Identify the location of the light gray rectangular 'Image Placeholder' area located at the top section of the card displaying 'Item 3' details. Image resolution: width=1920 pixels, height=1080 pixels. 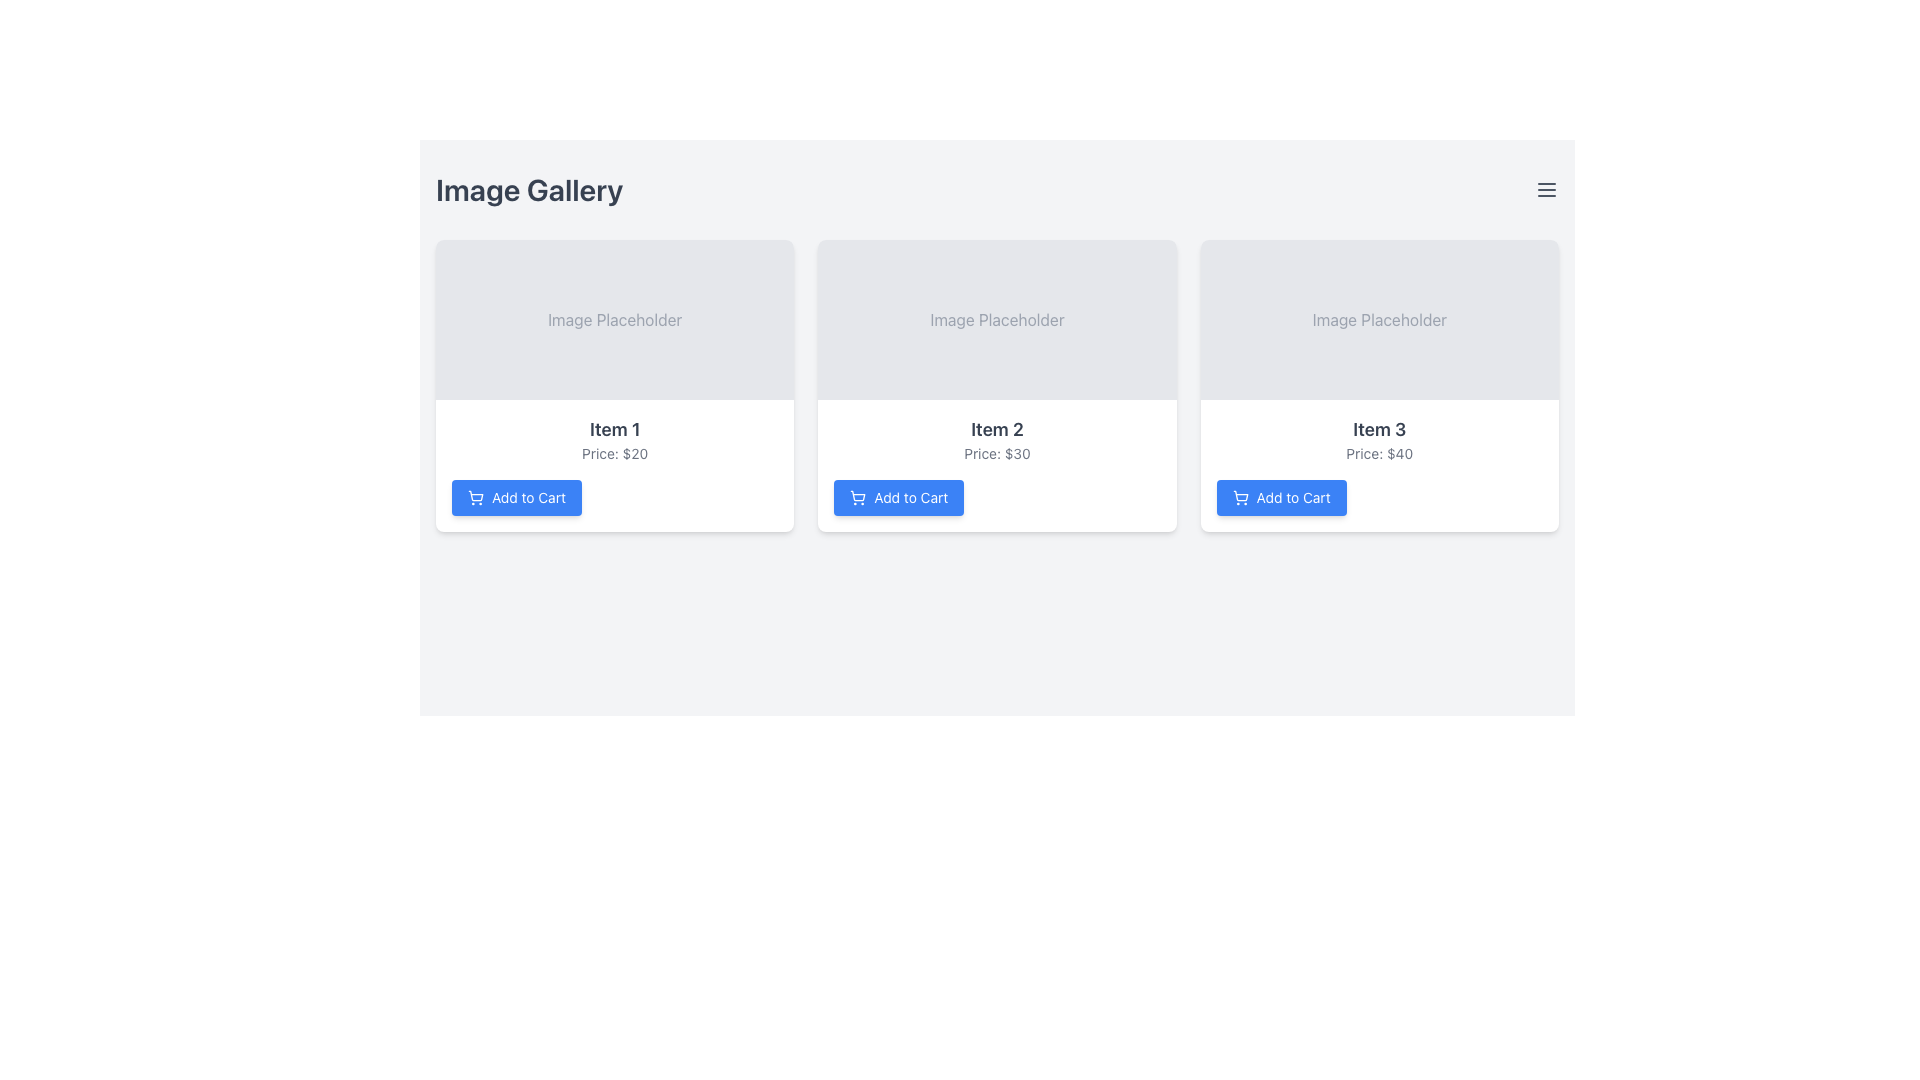
(1378, 319).